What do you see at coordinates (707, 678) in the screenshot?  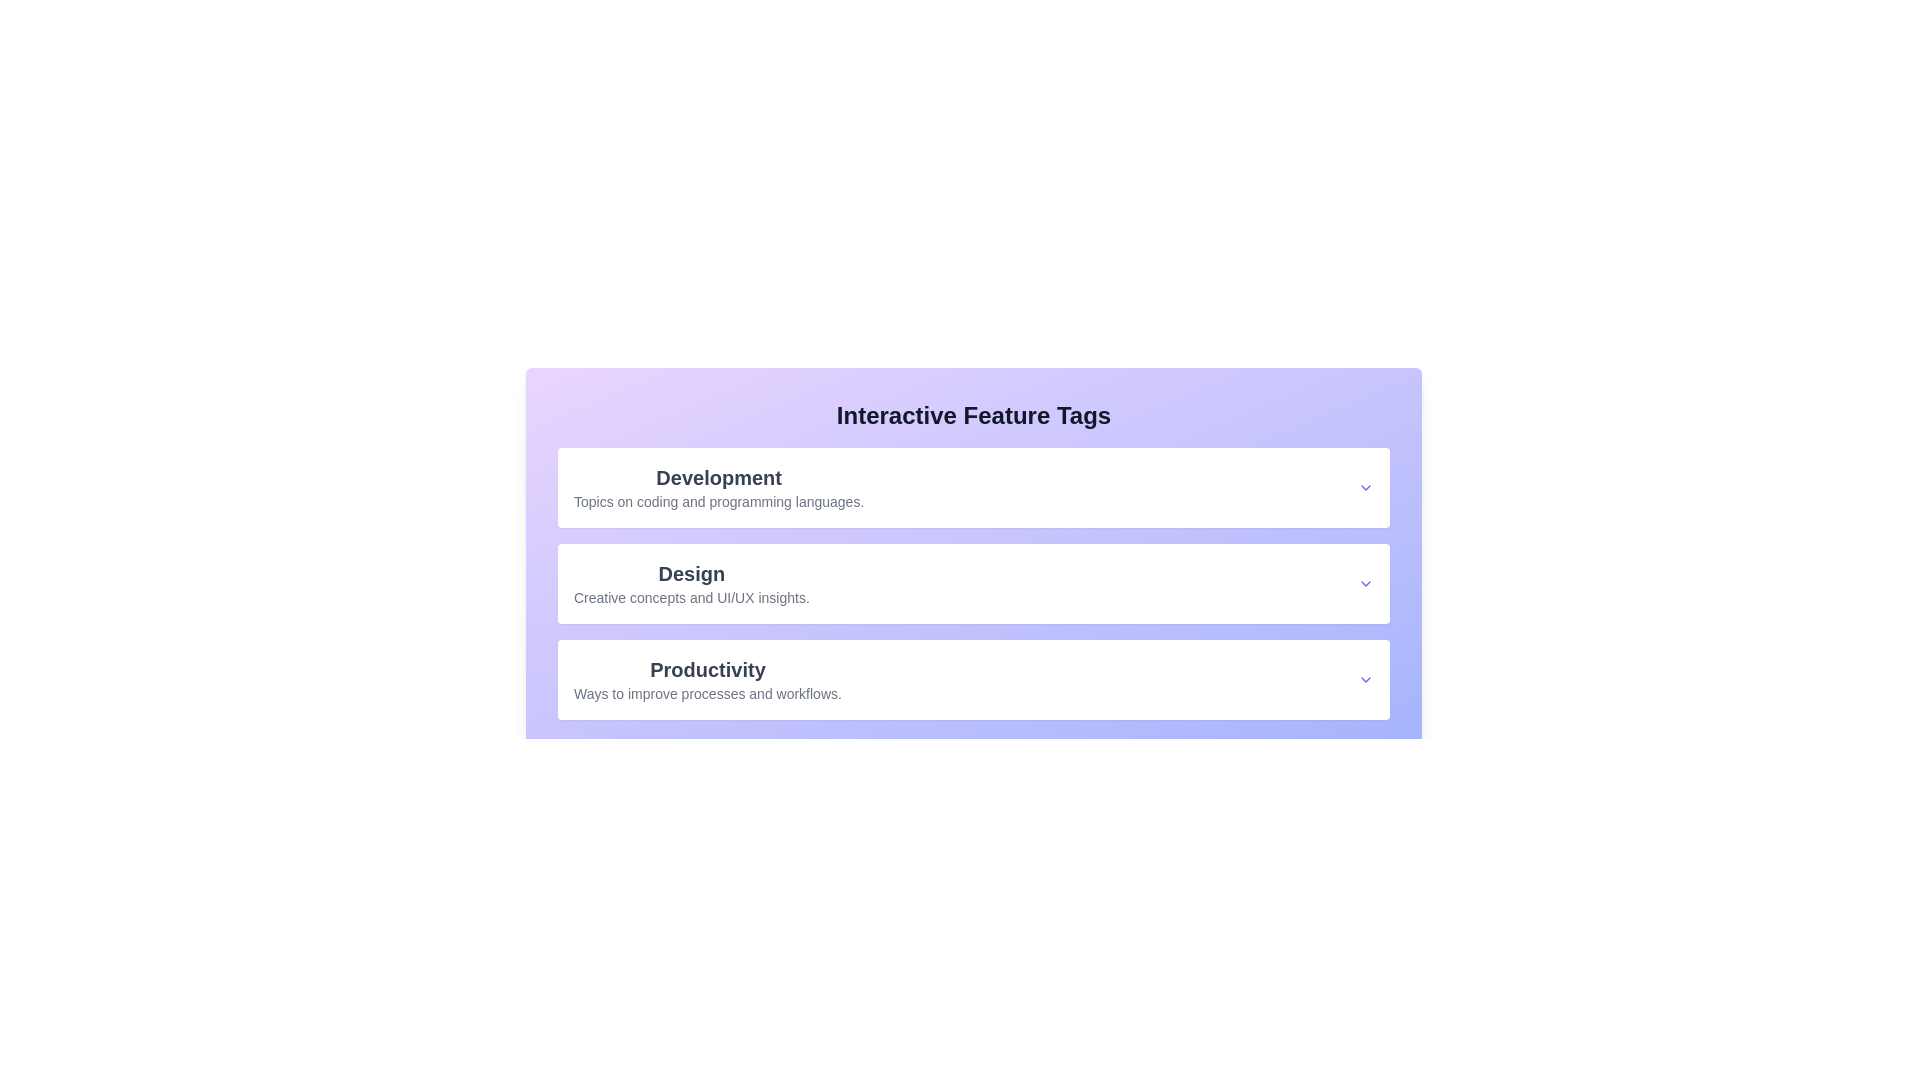 I see `the 'Productivity' text block, which contains a bold heading and a lighter subtitle` at bounding box center [707, 678].